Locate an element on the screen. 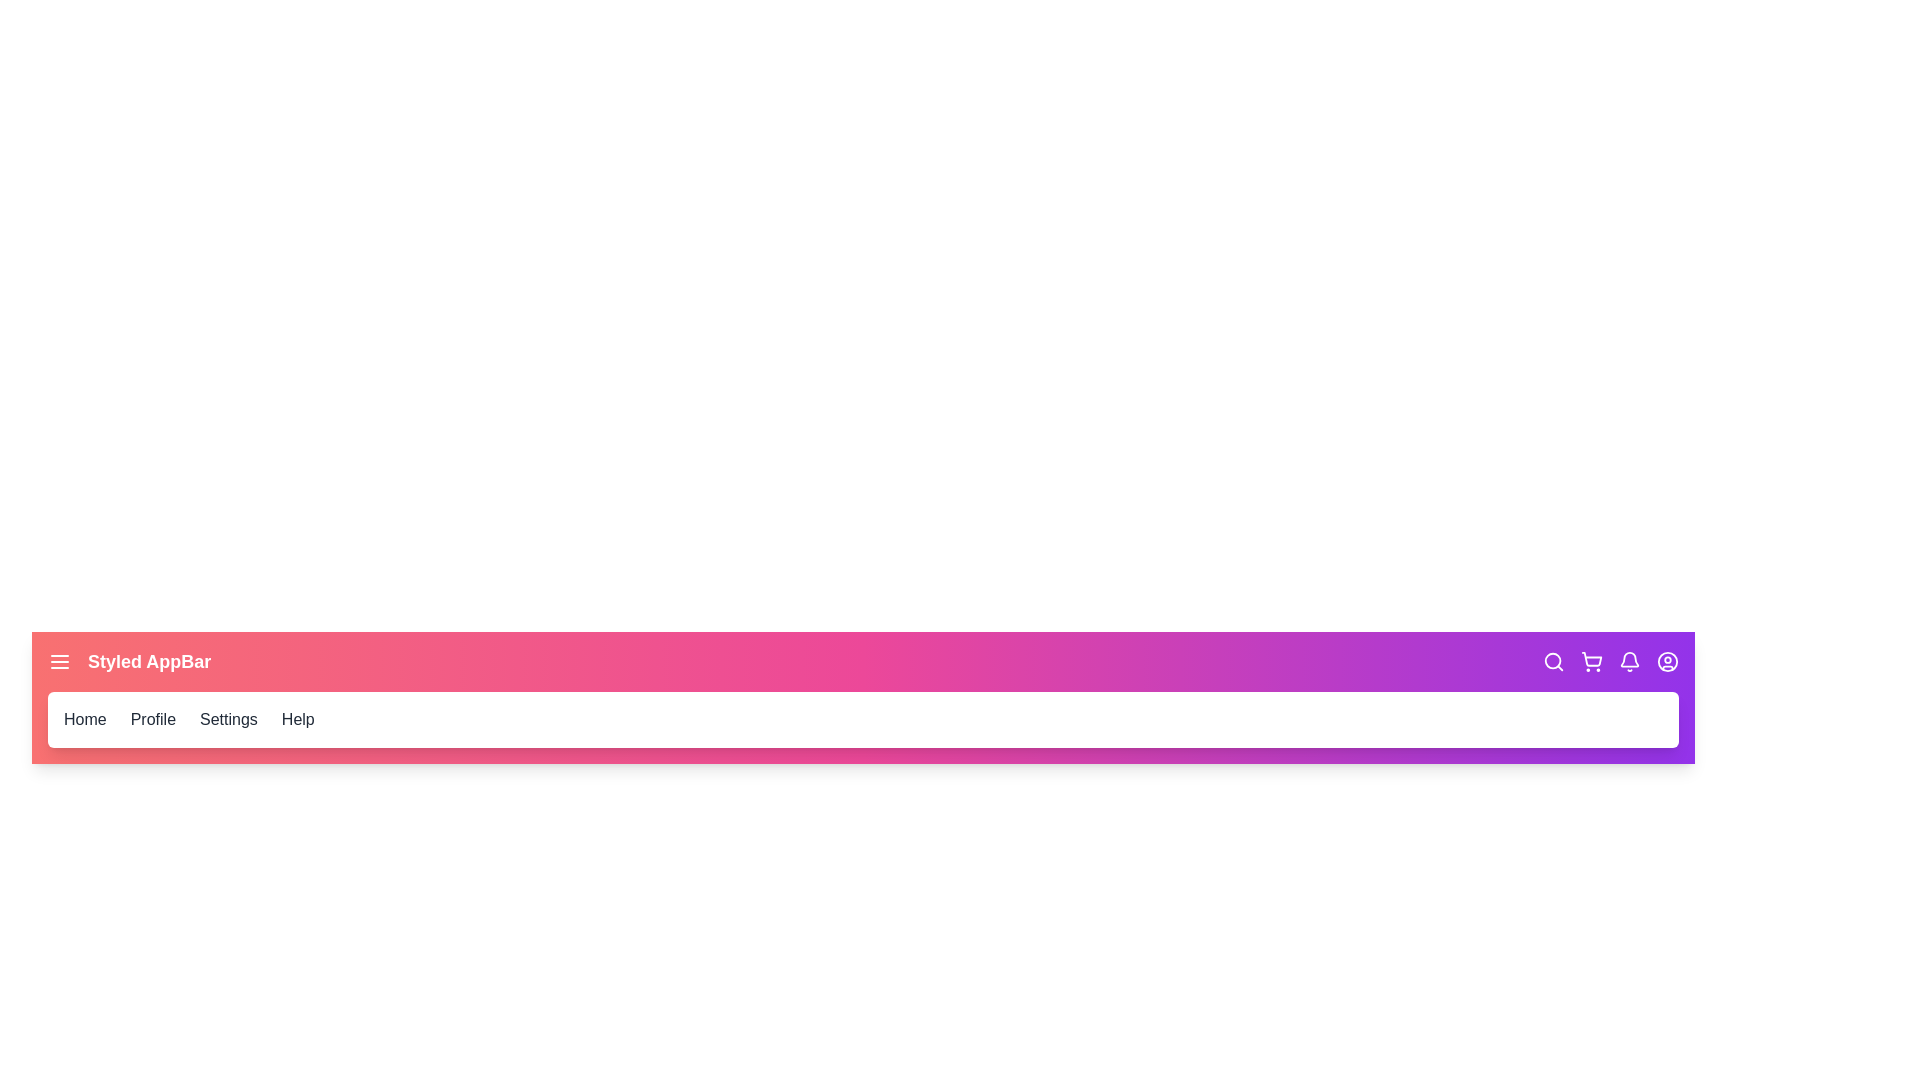  the navigation option Help from the menu is located at coordinates (297, 720).